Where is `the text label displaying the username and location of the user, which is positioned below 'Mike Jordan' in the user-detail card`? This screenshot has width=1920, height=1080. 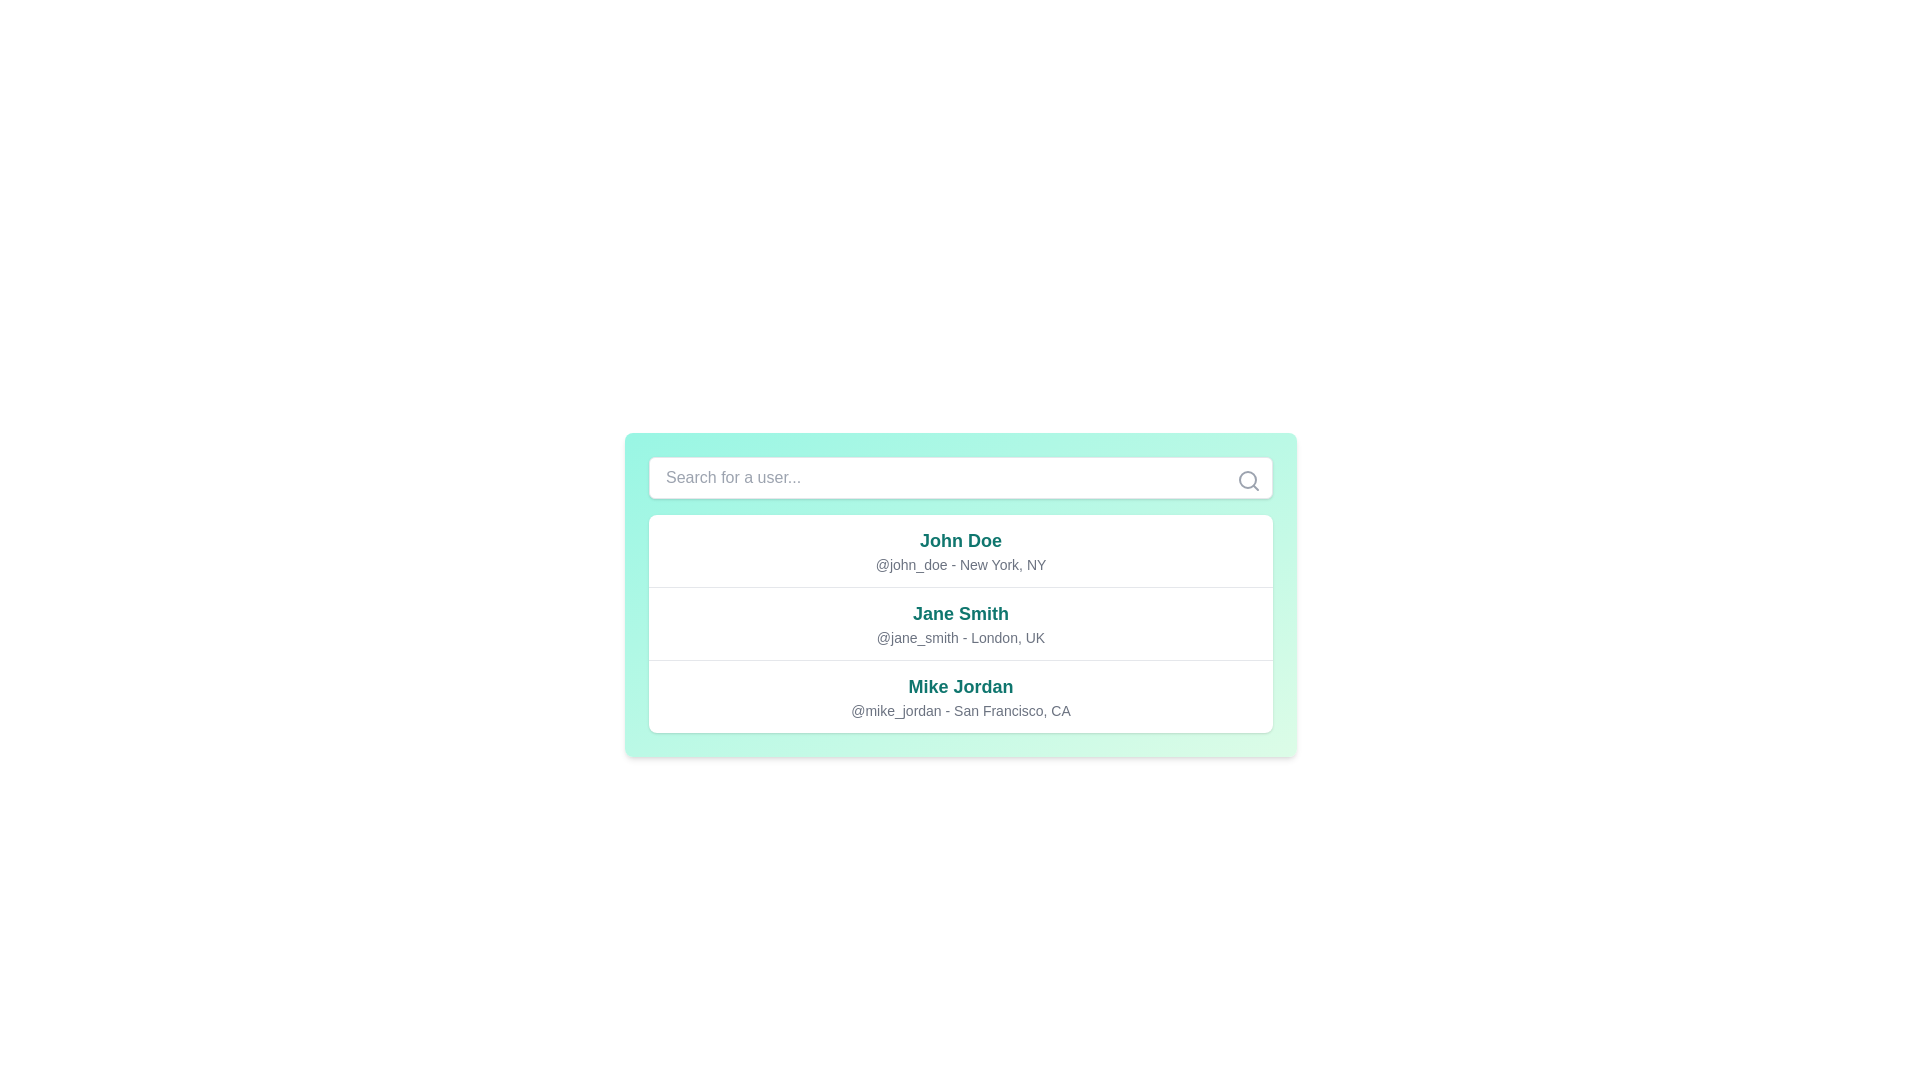
the text label displaying the username and location of the user, which is positioned below 'Mike Jordan' in the user-detail card is located at coordinates (960, 709).